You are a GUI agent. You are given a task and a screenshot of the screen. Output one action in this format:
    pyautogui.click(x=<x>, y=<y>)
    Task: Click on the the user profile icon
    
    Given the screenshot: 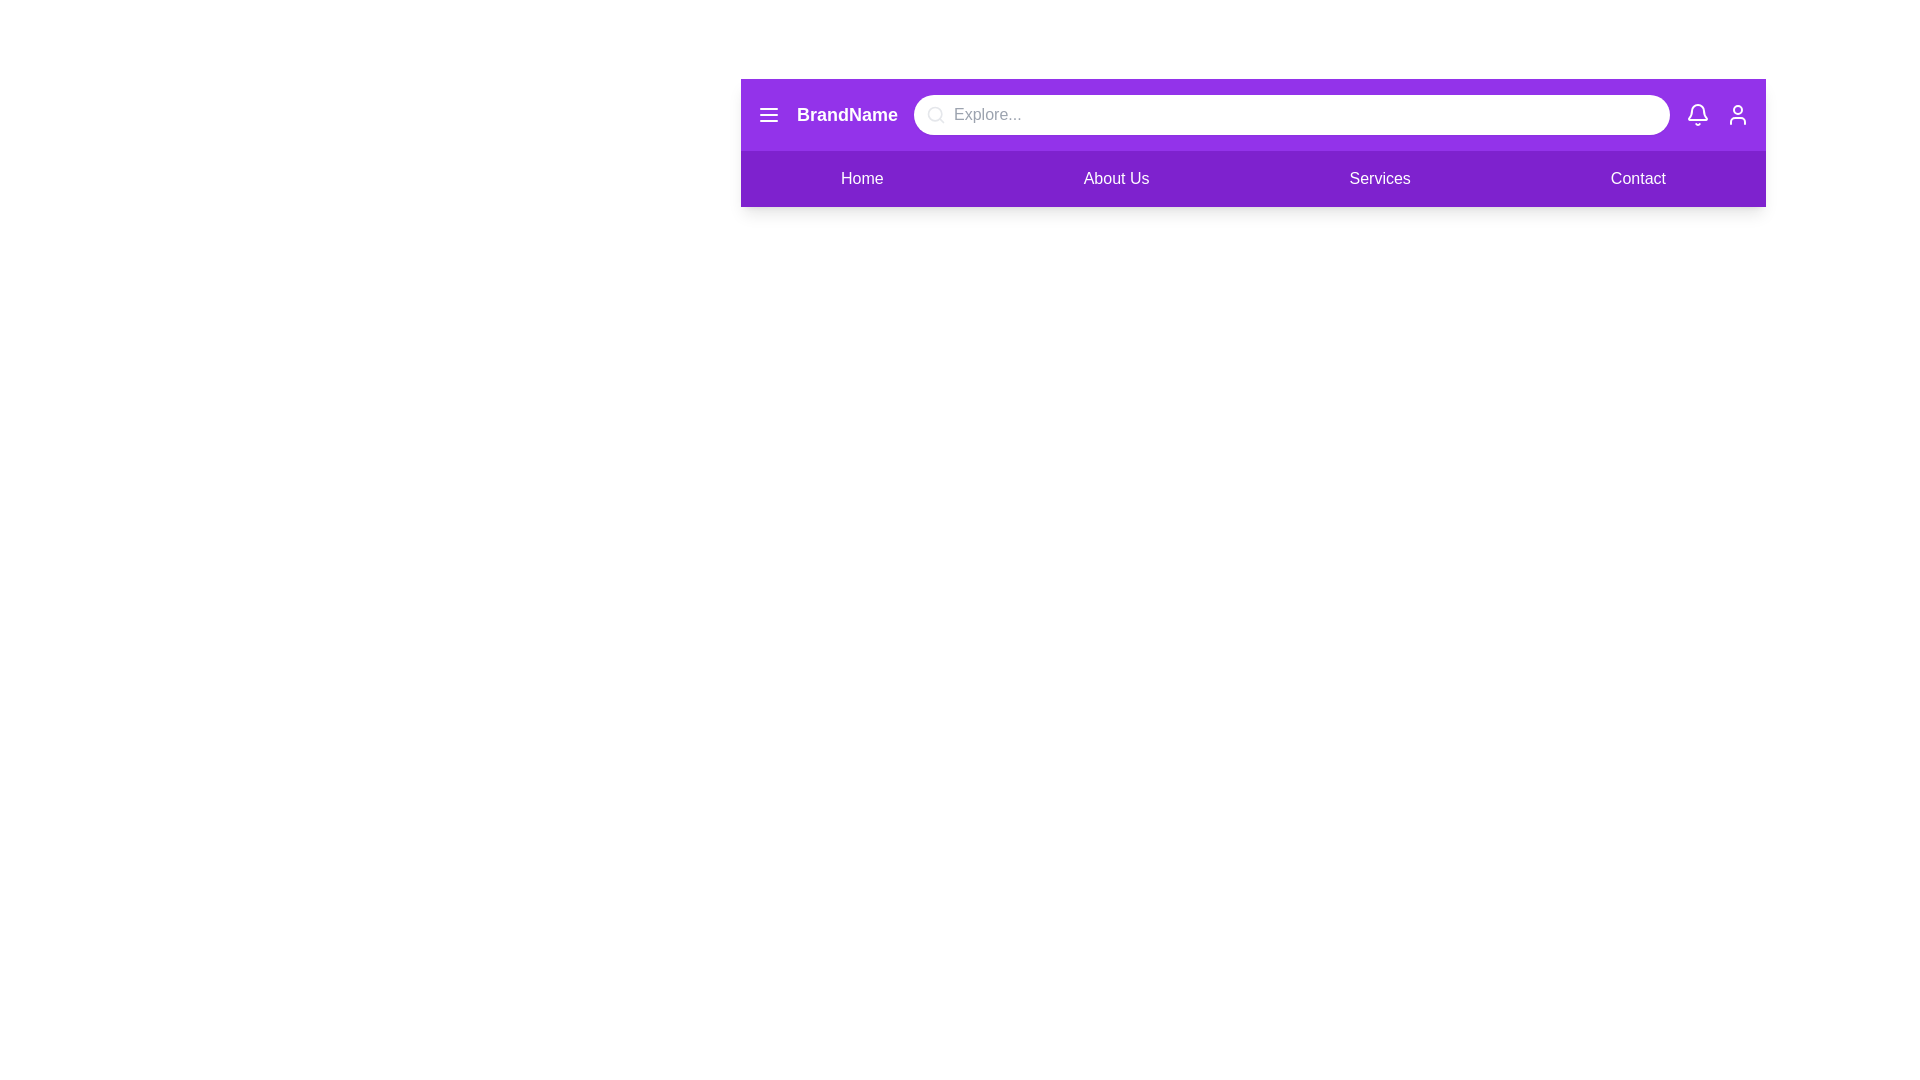 What is the action you would take?
    pyautogui.click(x=1736, y=115)
    